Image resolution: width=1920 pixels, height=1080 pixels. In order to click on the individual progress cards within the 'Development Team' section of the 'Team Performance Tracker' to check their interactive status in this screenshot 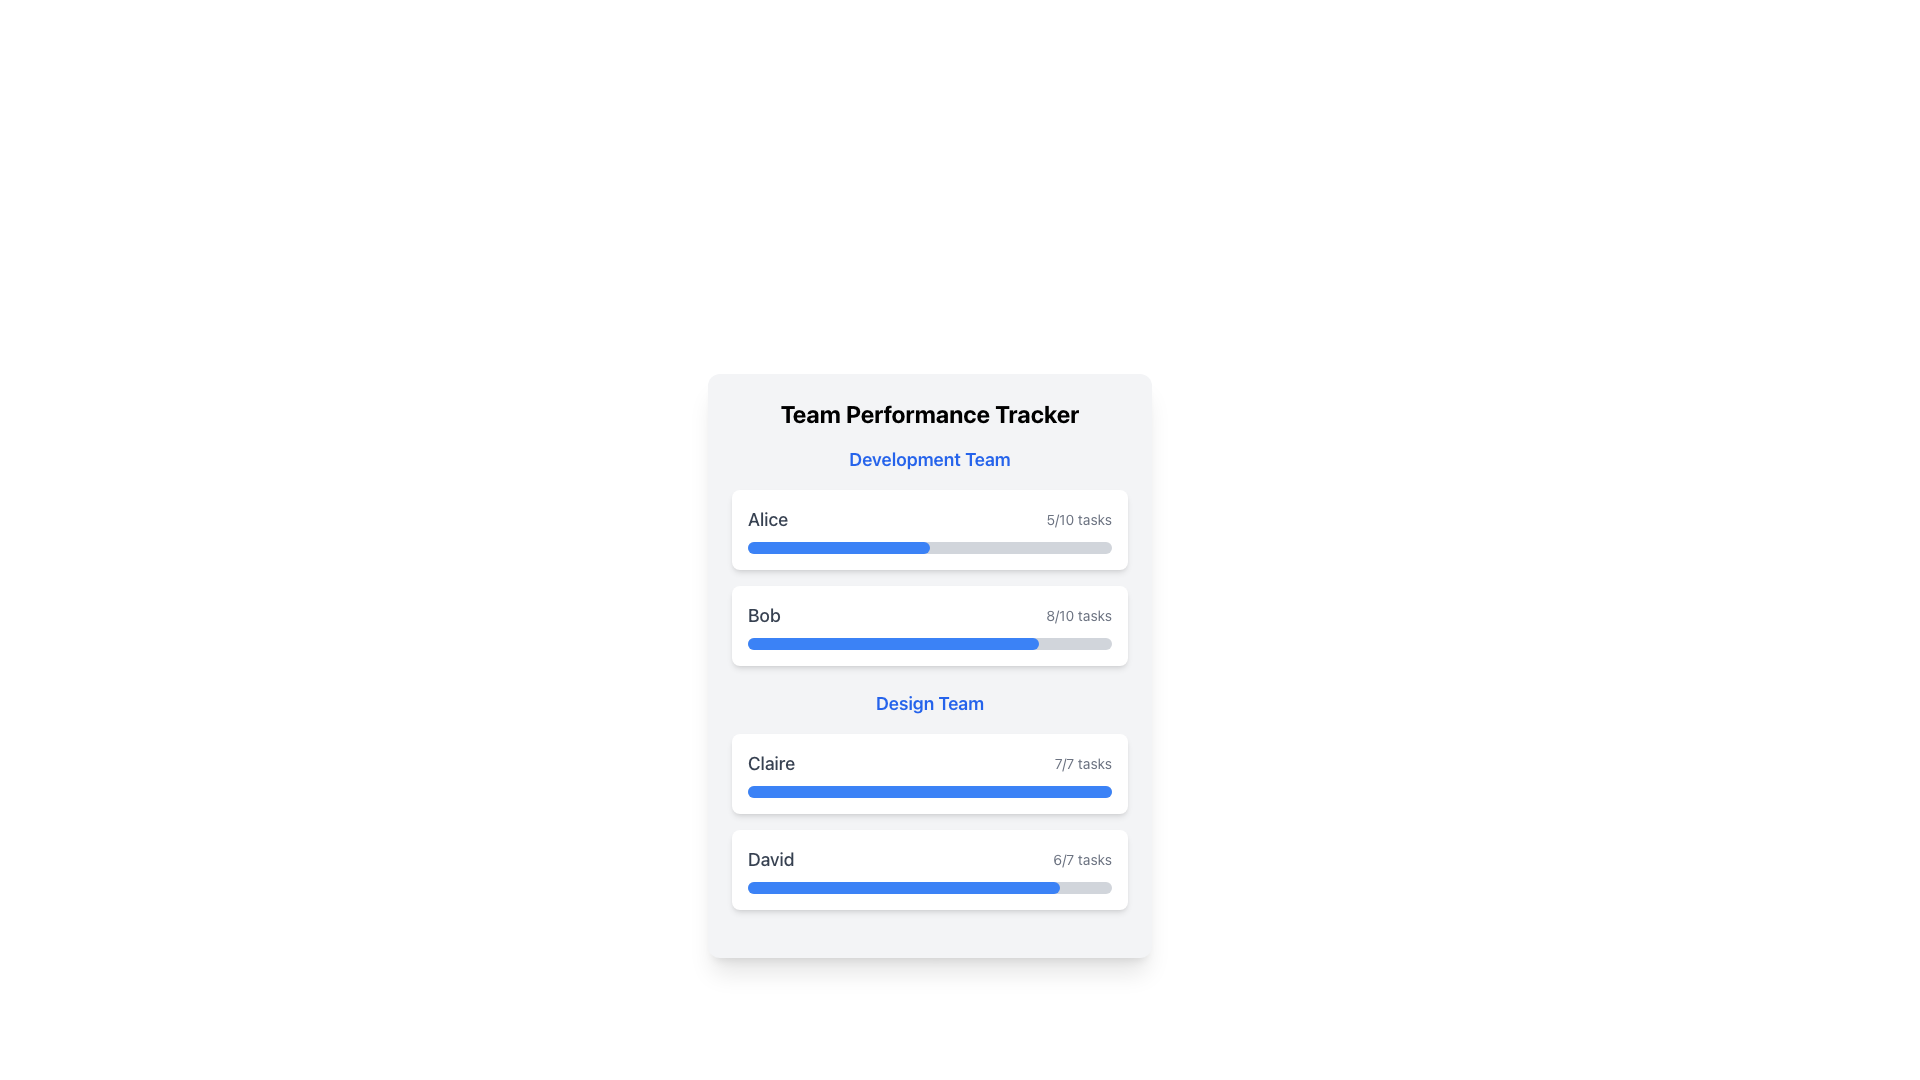, I will do `click(929, 555)`.